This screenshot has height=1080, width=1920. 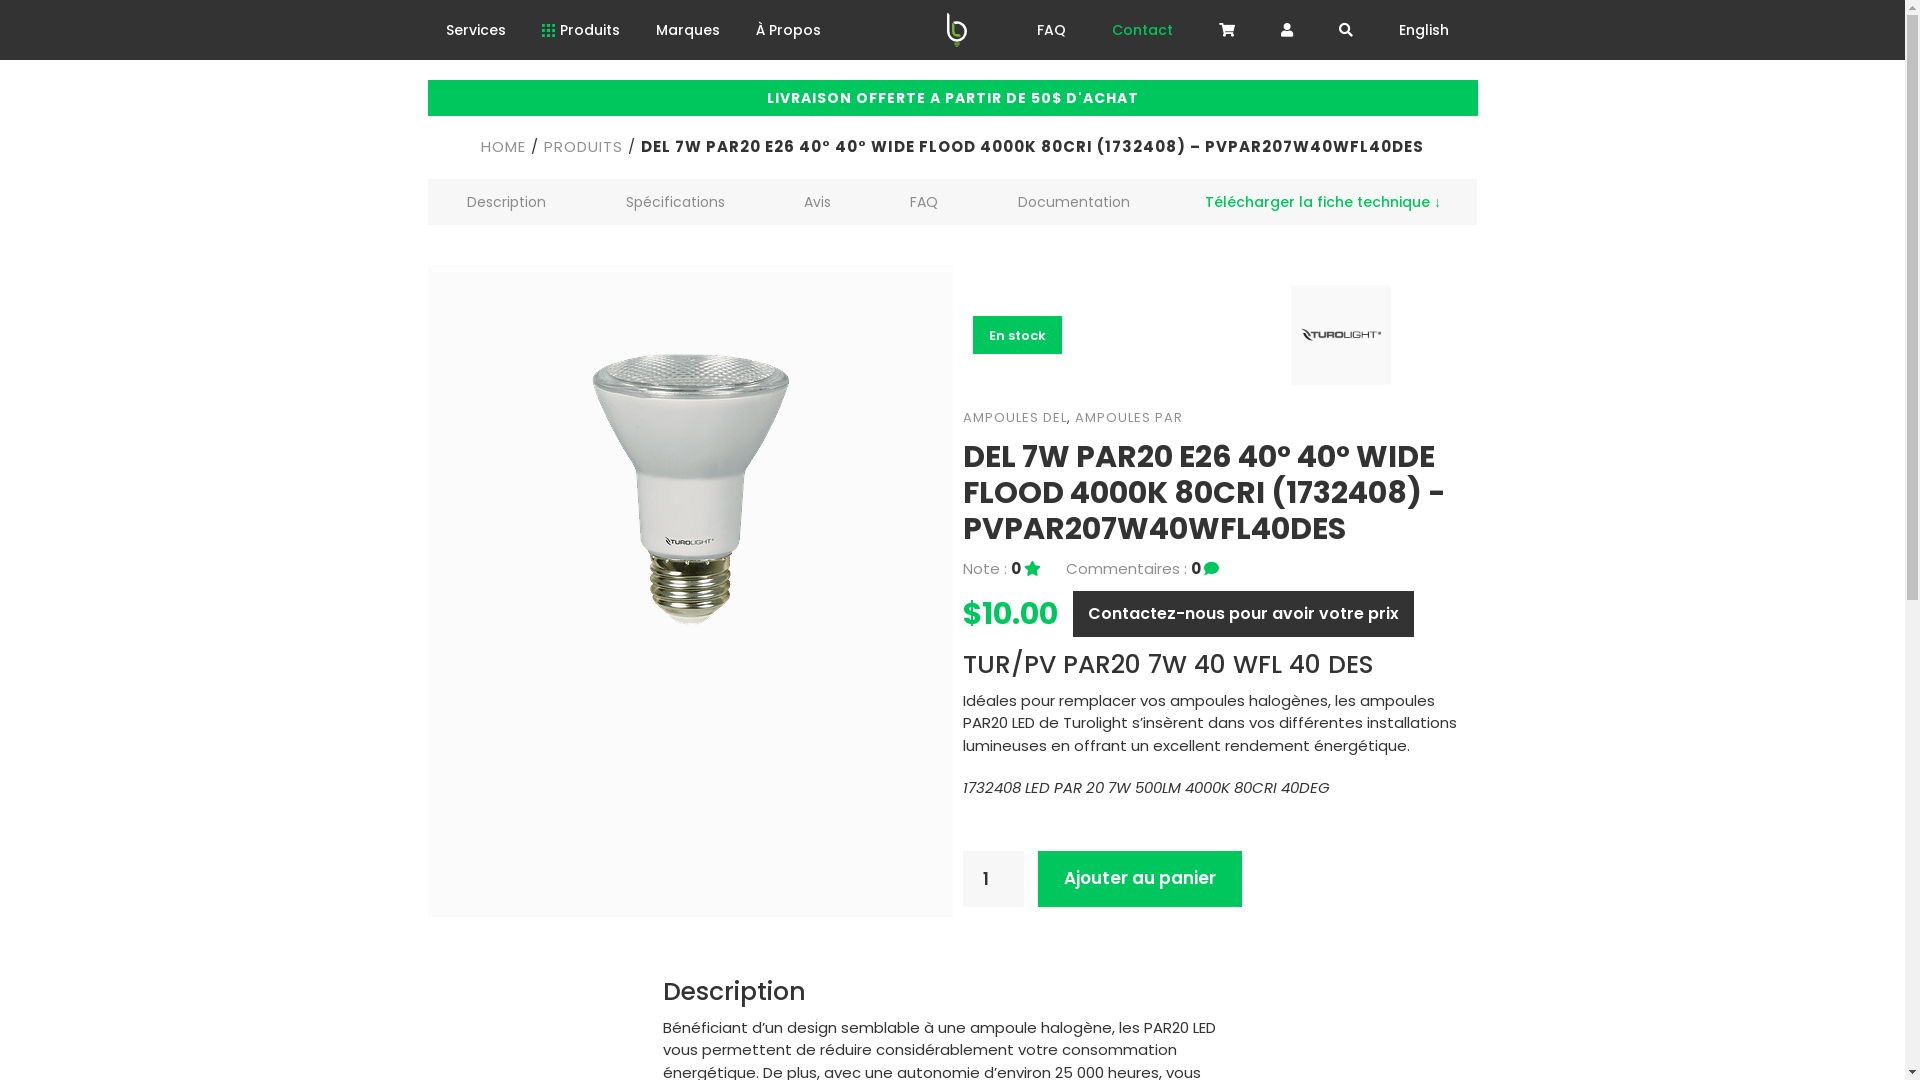 I want to click on 'HOME', so click(x=503, y=145).